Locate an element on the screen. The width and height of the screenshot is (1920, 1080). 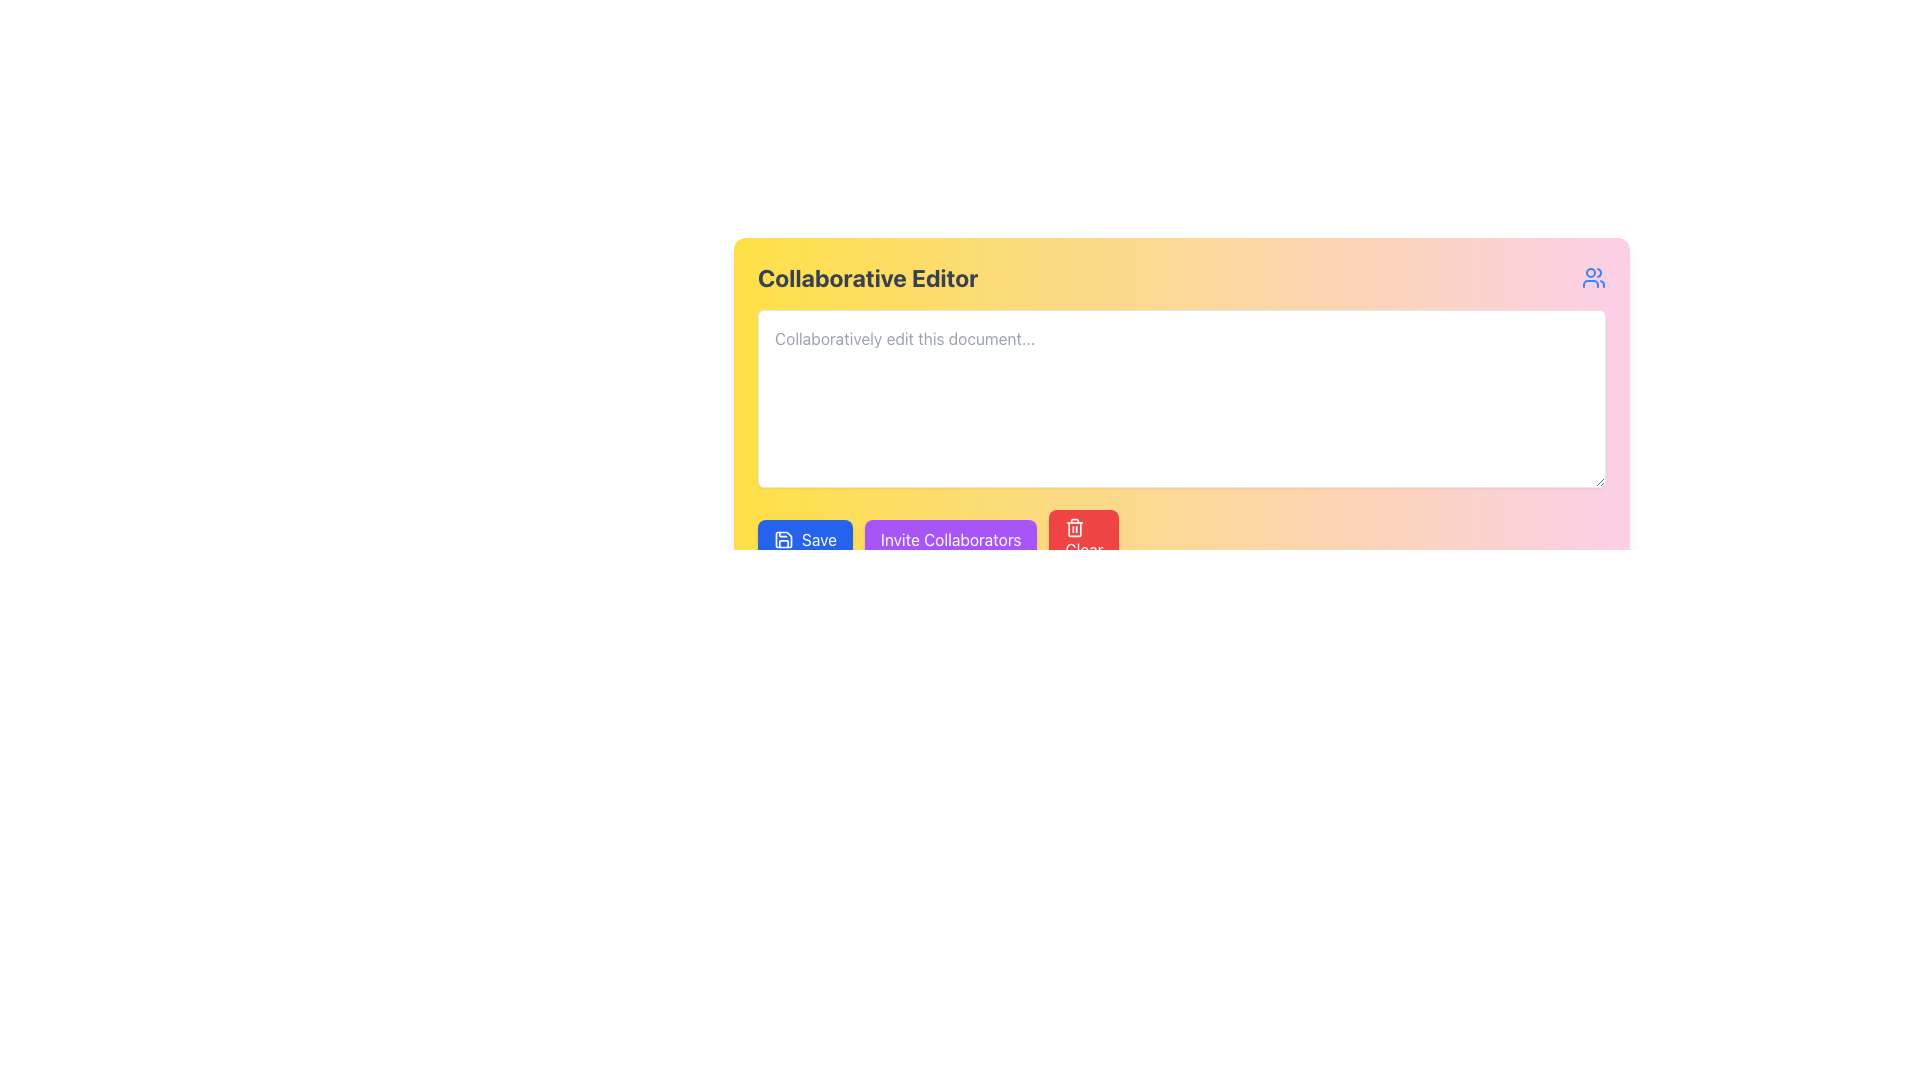
the text label that serves as a header or title for the section below, located at the top-left area of the broader rectangular section with a gradient background is located at coordinates (868, 277).